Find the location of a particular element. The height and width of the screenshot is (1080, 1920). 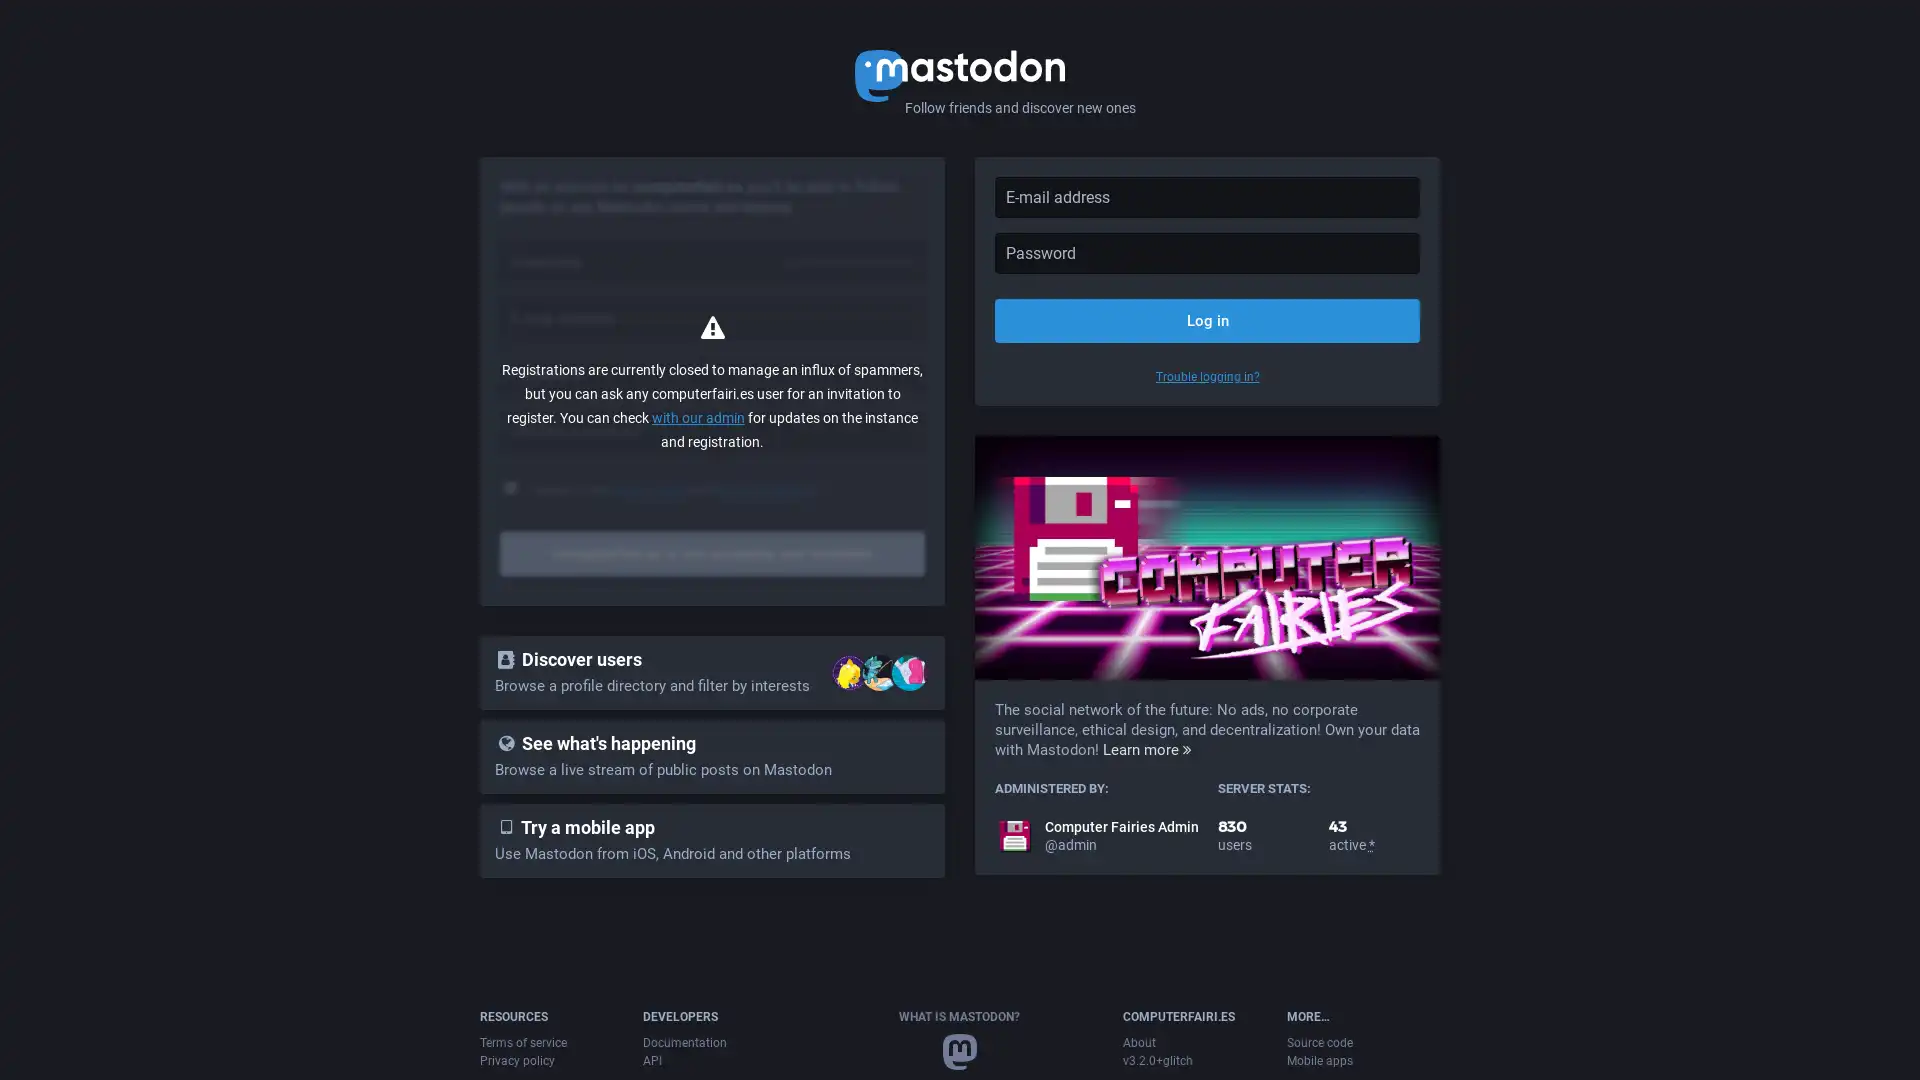

computerfairi.es is not accepting new members is located at coordinates (712, 554).